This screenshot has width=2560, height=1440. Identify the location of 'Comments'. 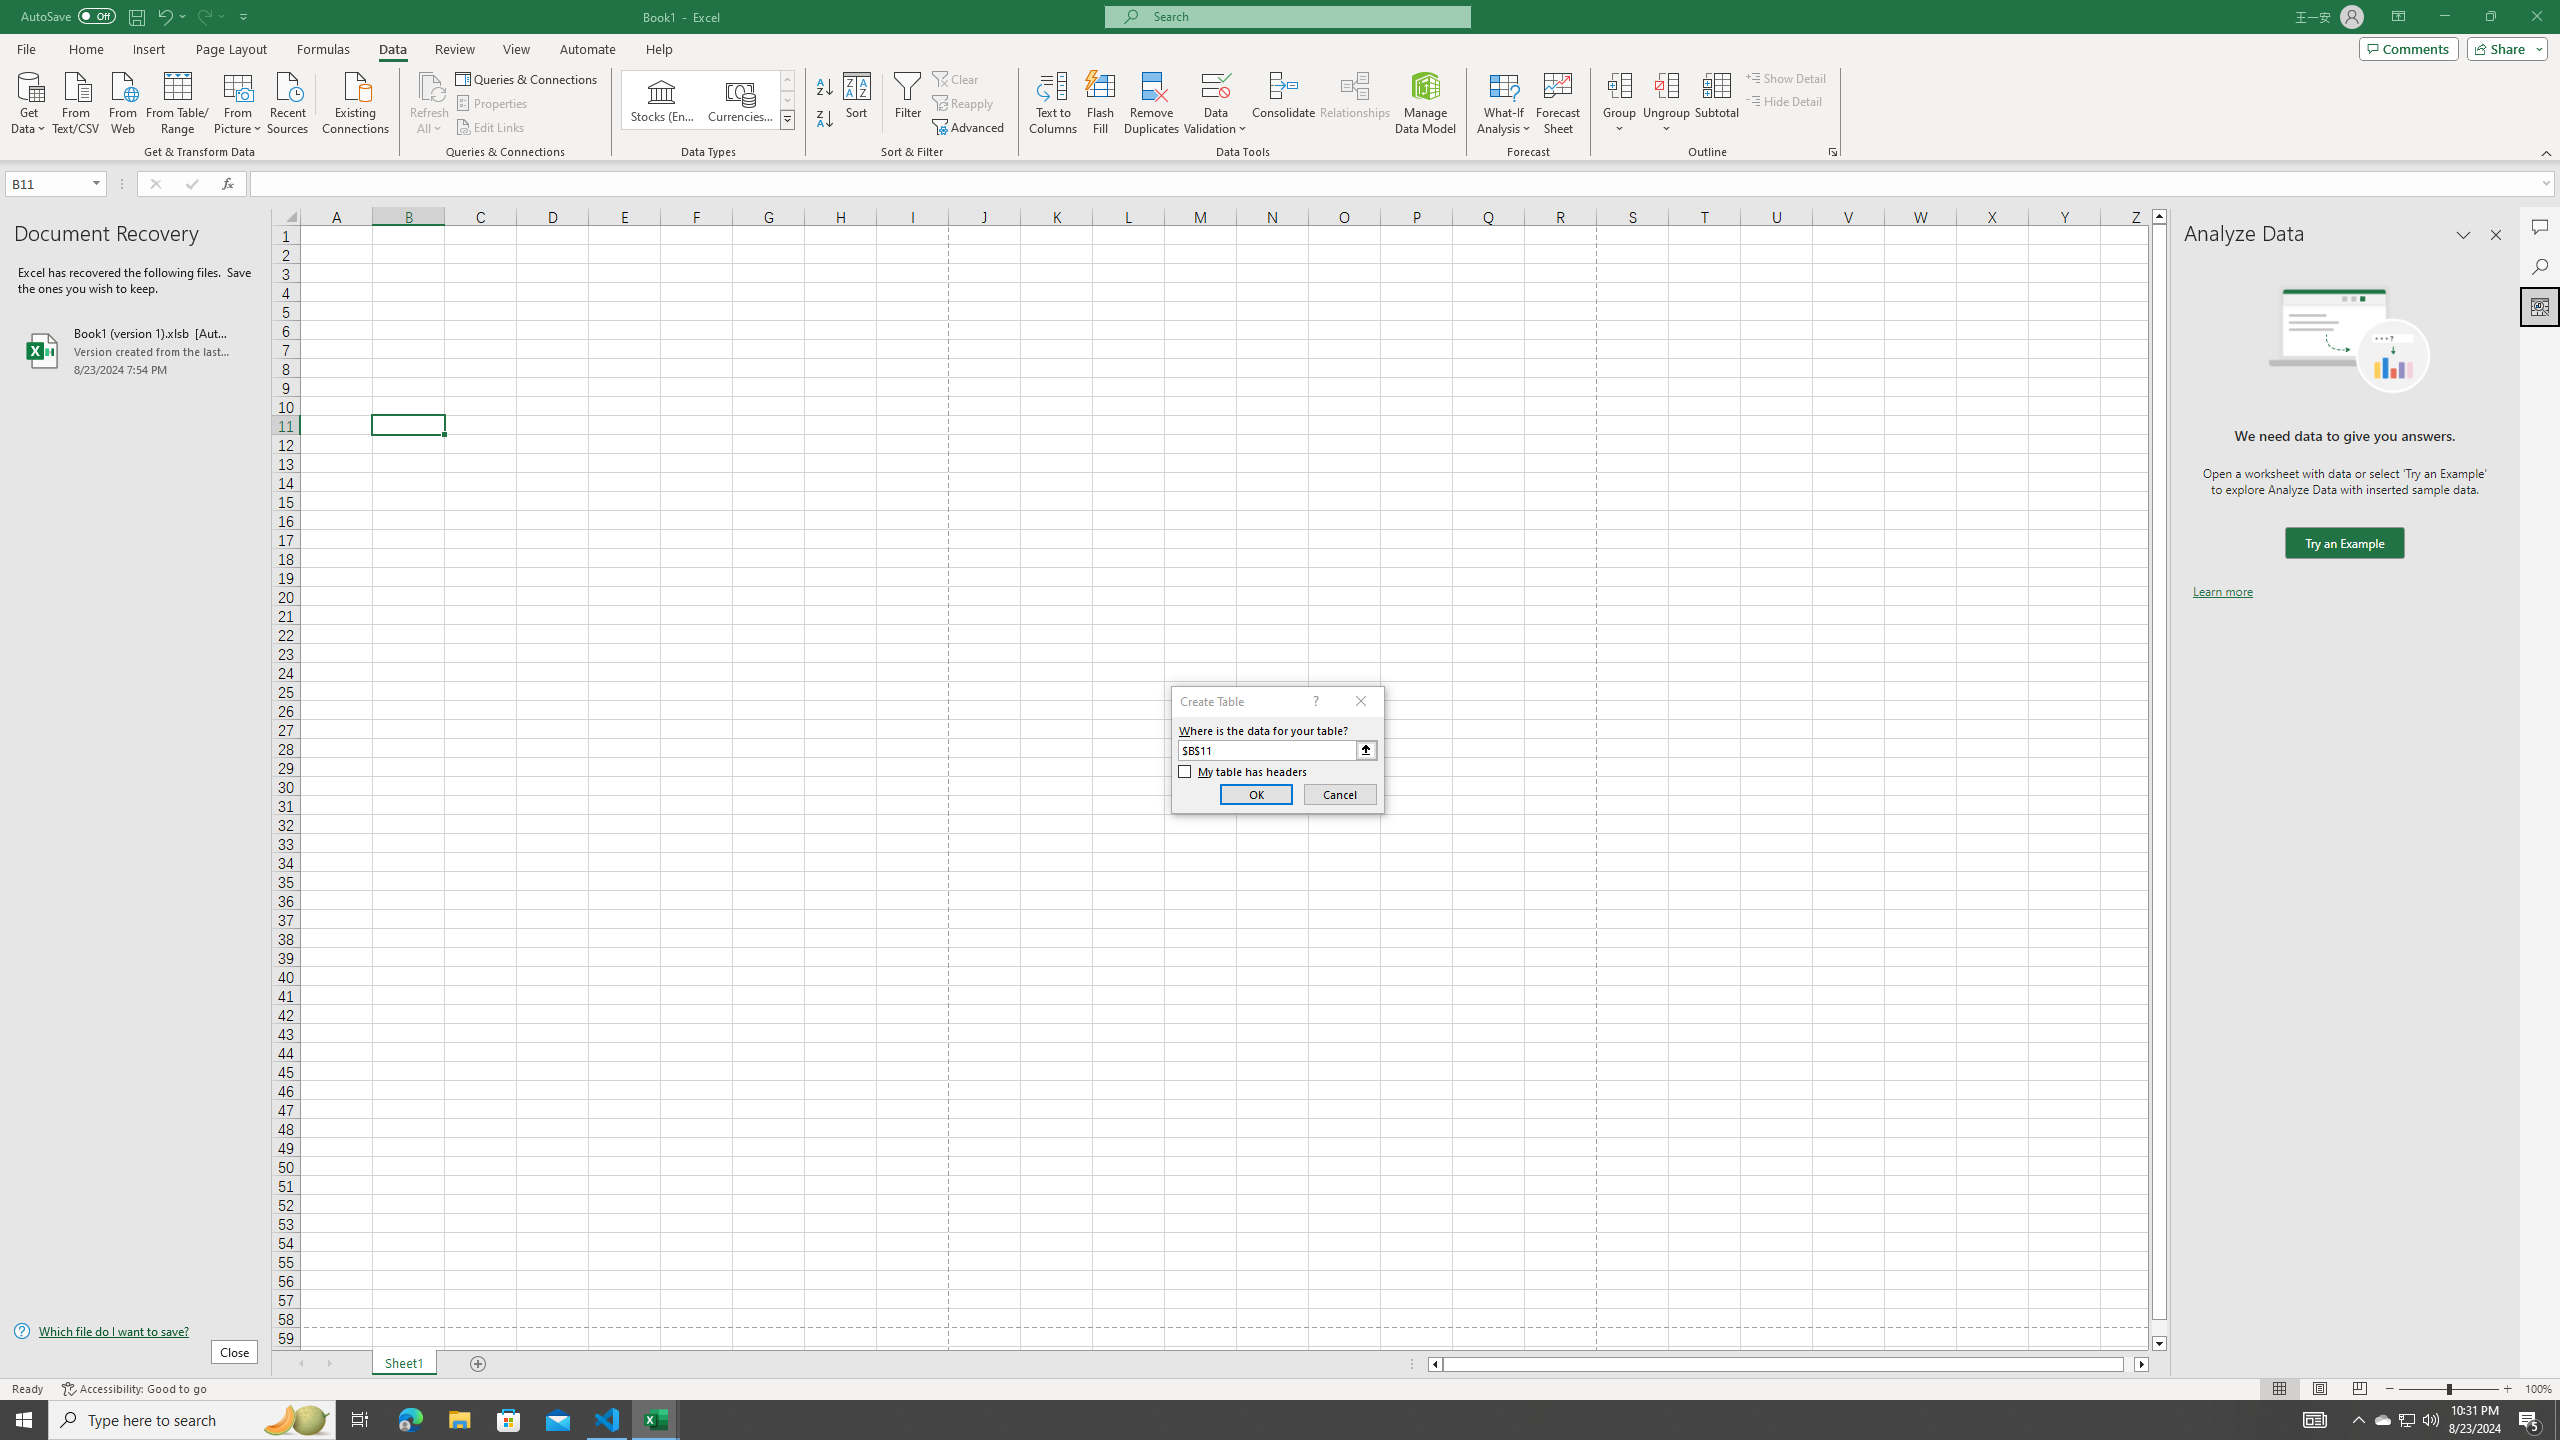
(2408, 47).